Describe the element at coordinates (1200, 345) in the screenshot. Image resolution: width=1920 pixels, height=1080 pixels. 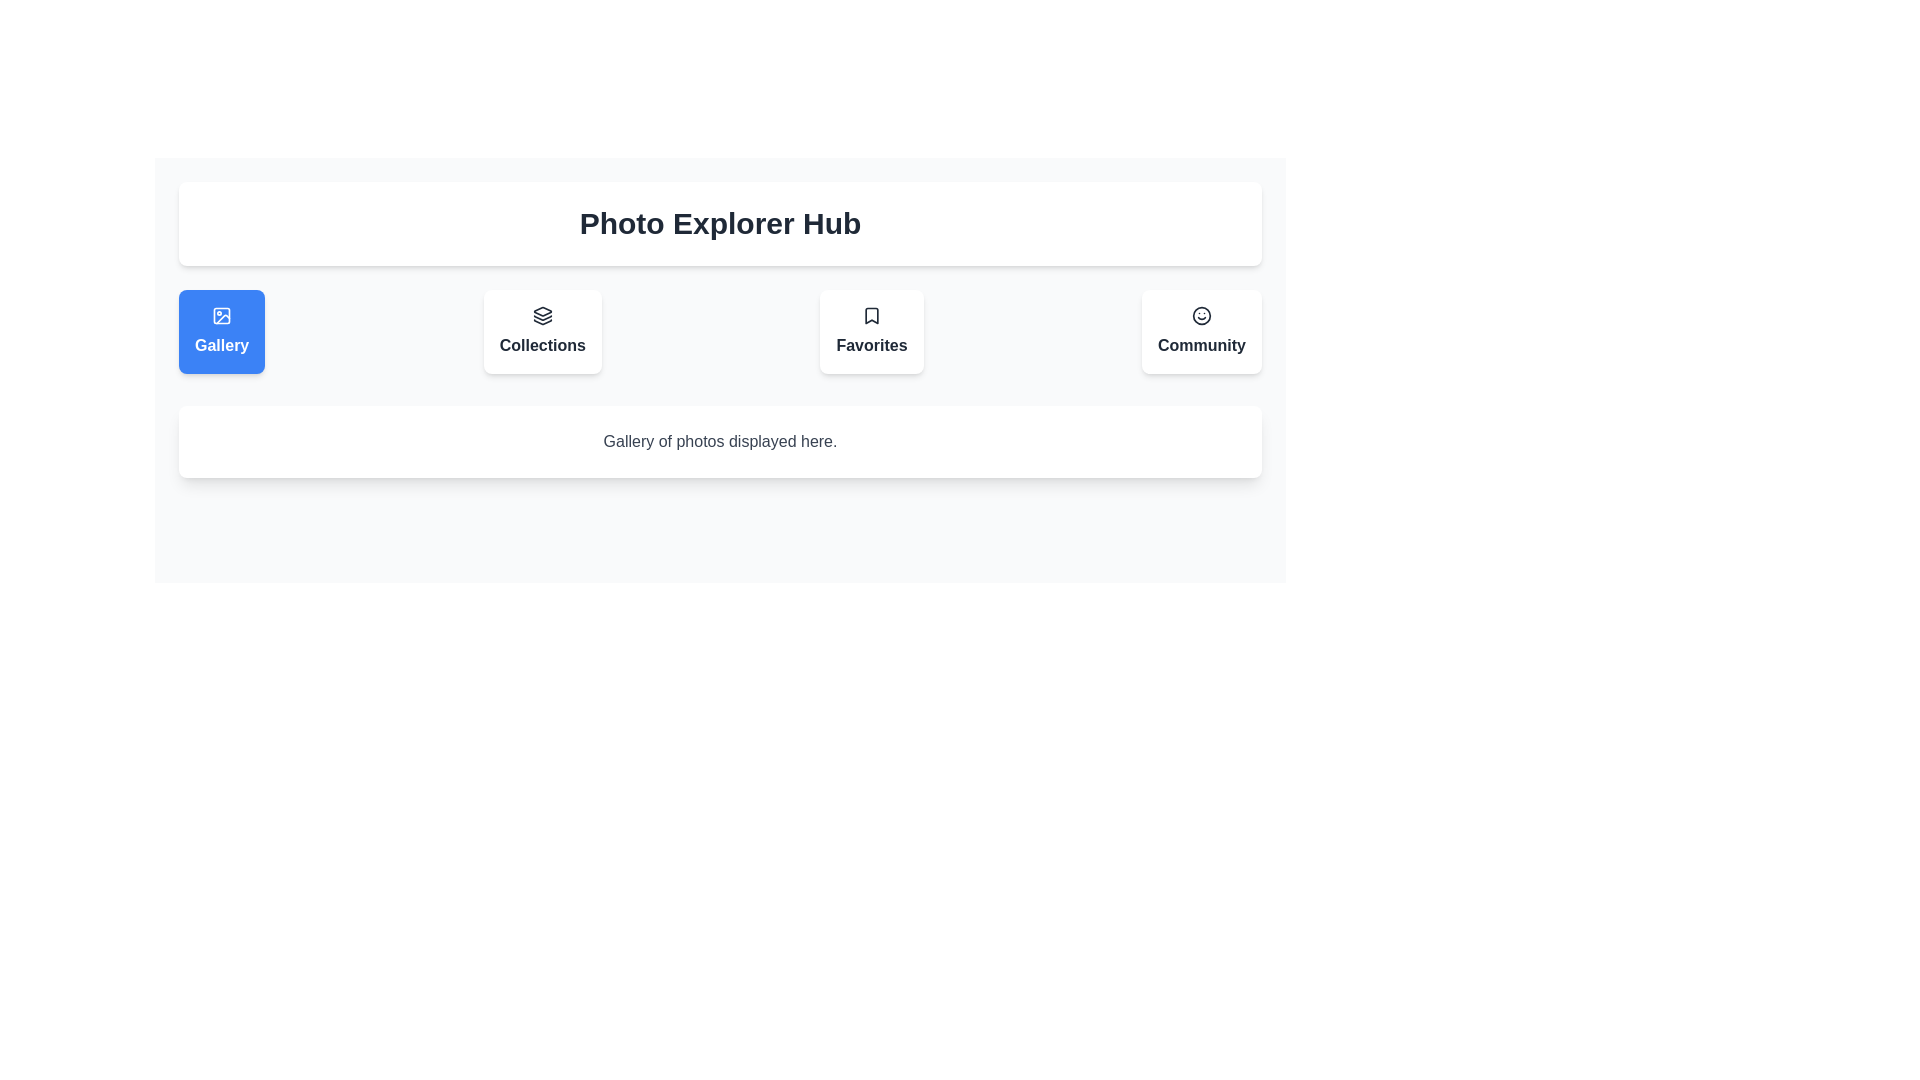
I see `the 'Community' text label located in the top-right corner of the fourth tile, under the smiling face icon` at that location.